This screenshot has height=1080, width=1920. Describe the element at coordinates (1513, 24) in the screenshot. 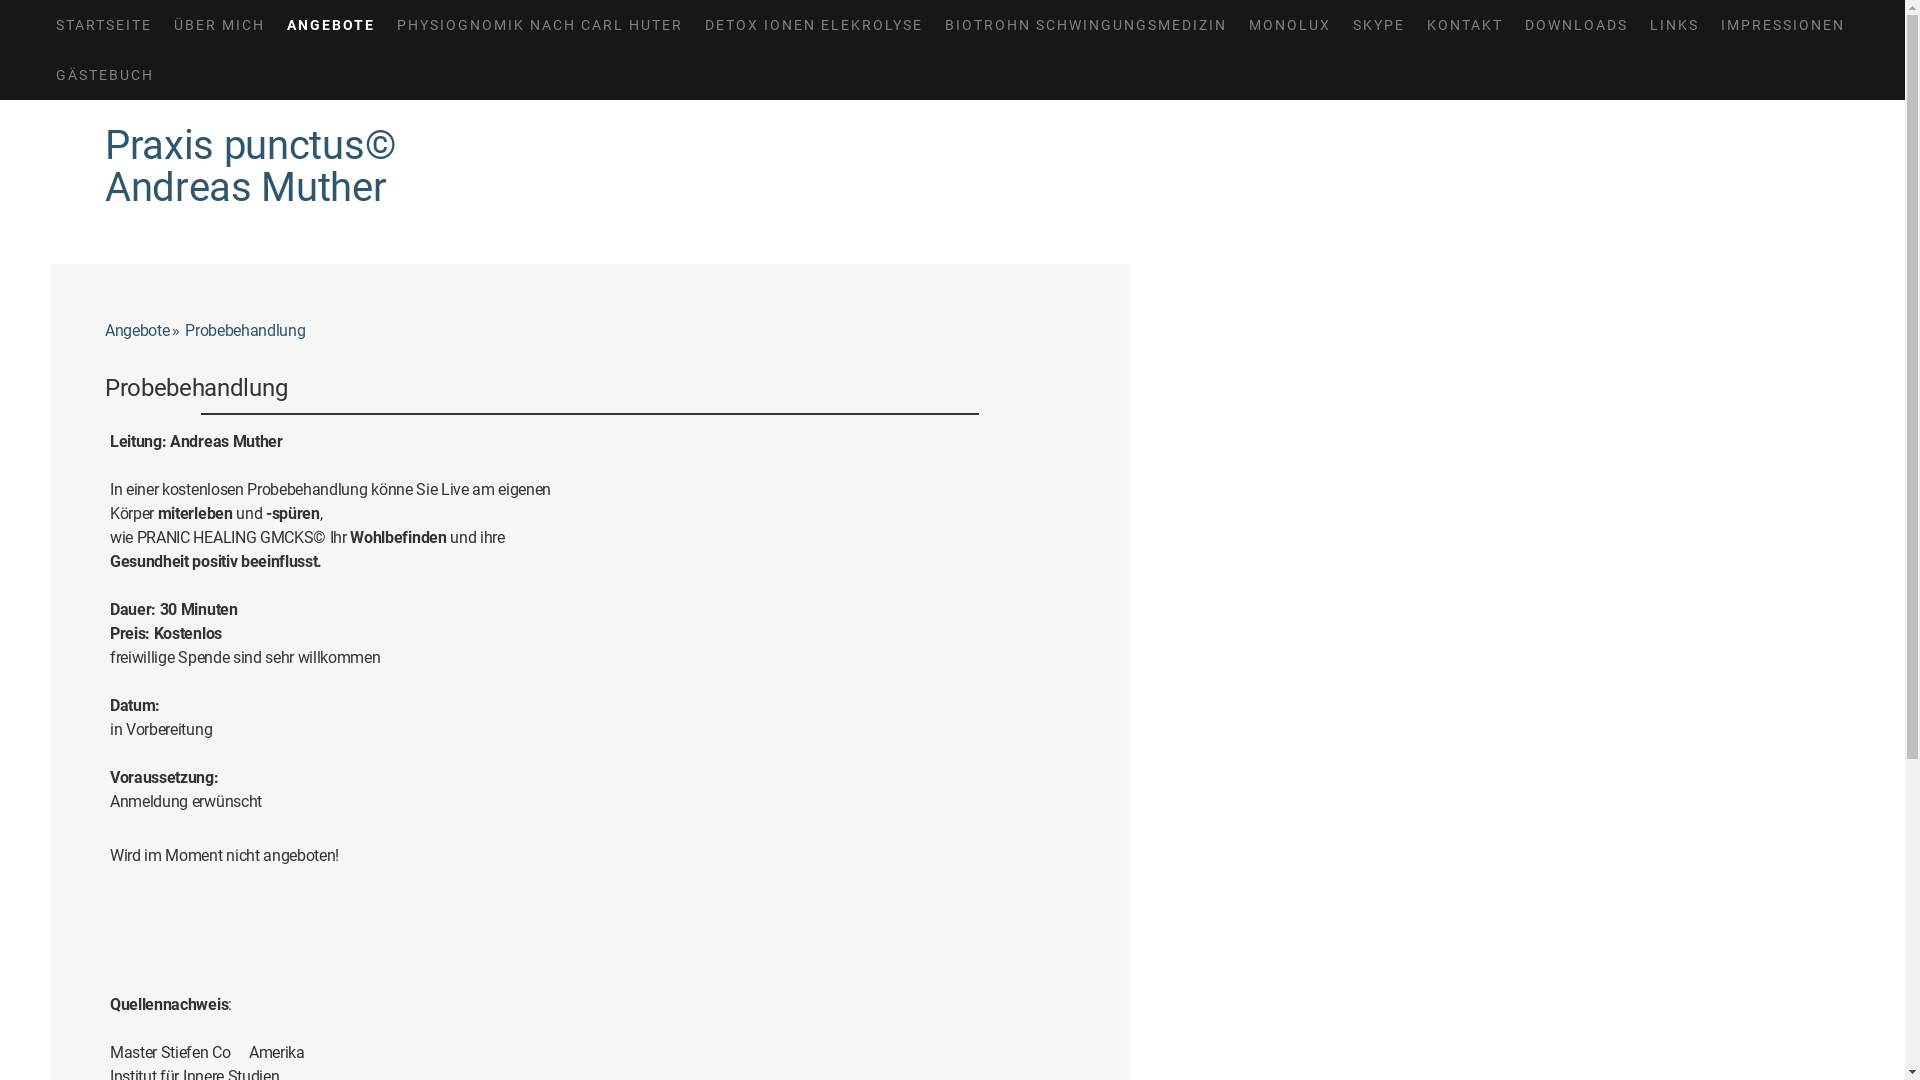

I see `'DOWNLOADS'` at that location.